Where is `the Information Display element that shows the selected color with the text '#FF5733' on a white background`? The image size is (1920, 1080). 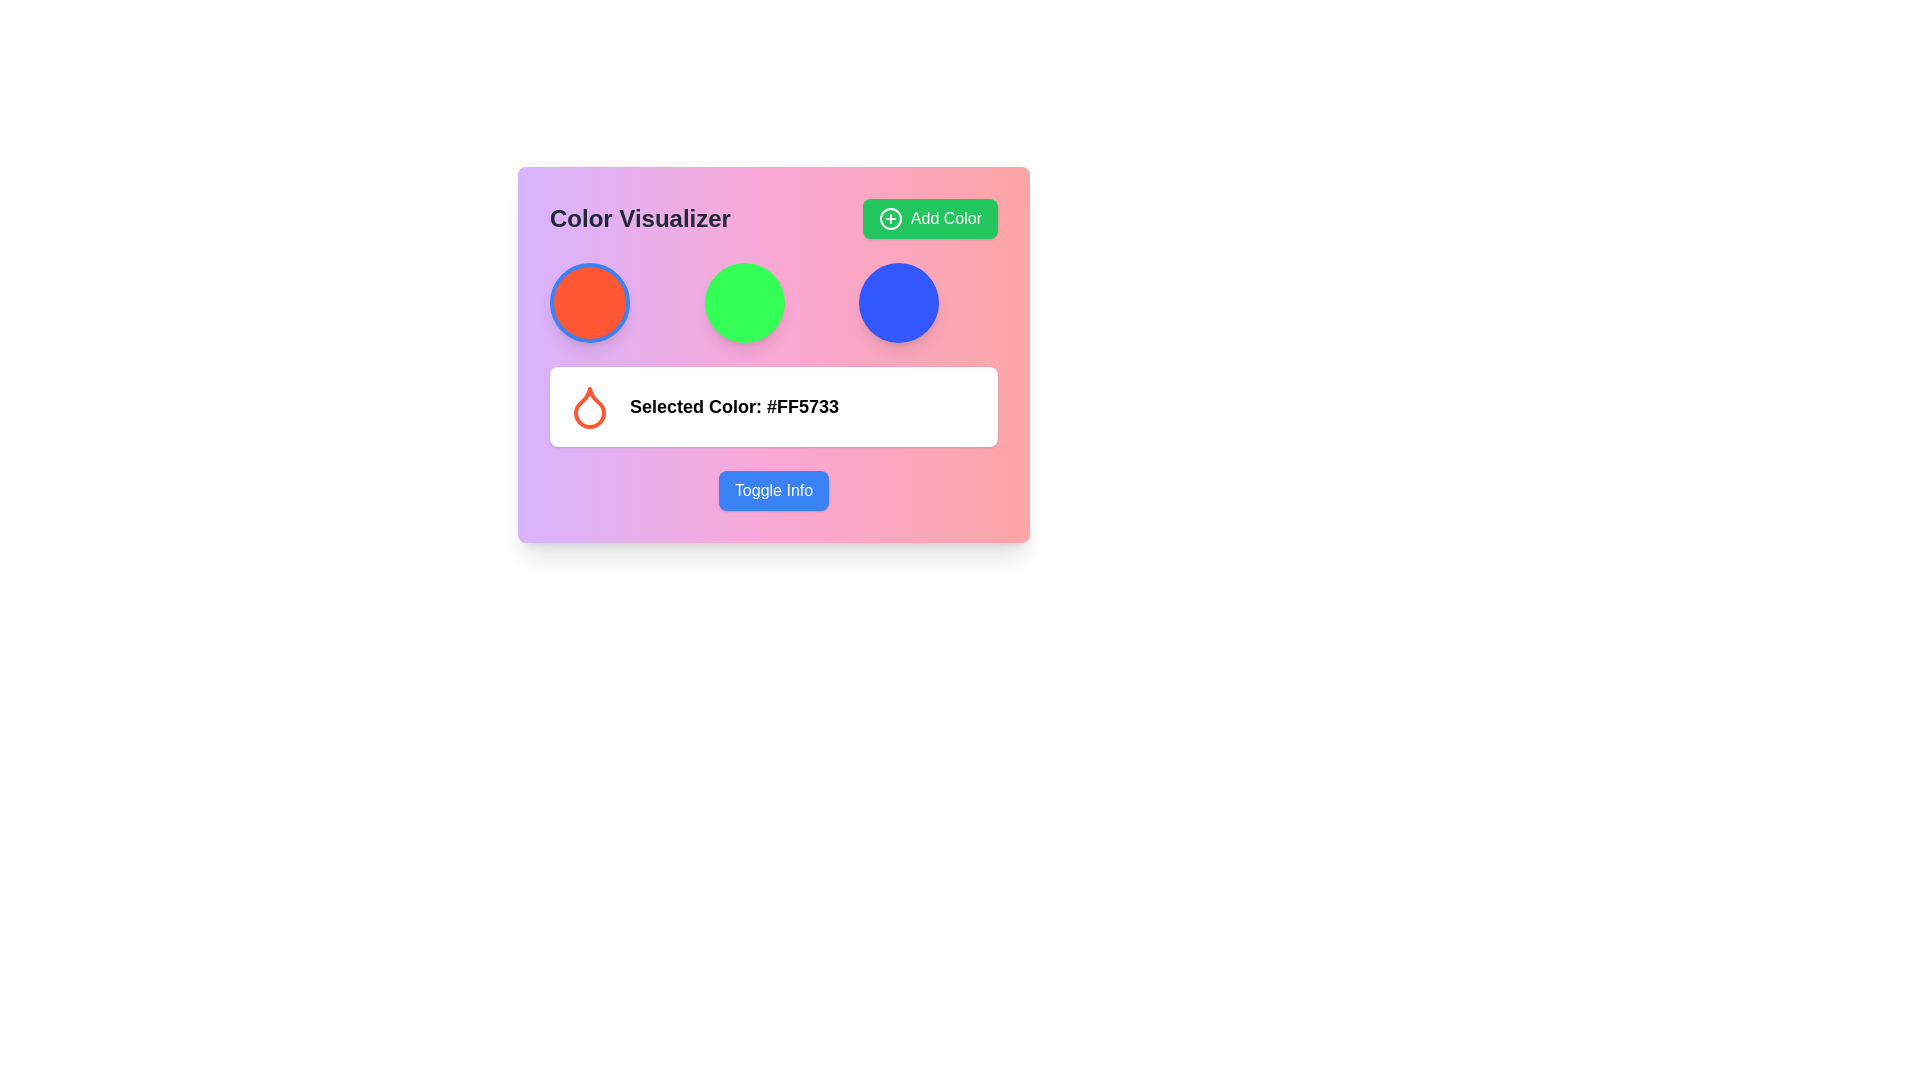
the Information Display element that shows the selected color with the text '#FF5733' on a white background is located at coordinates (772, 406).